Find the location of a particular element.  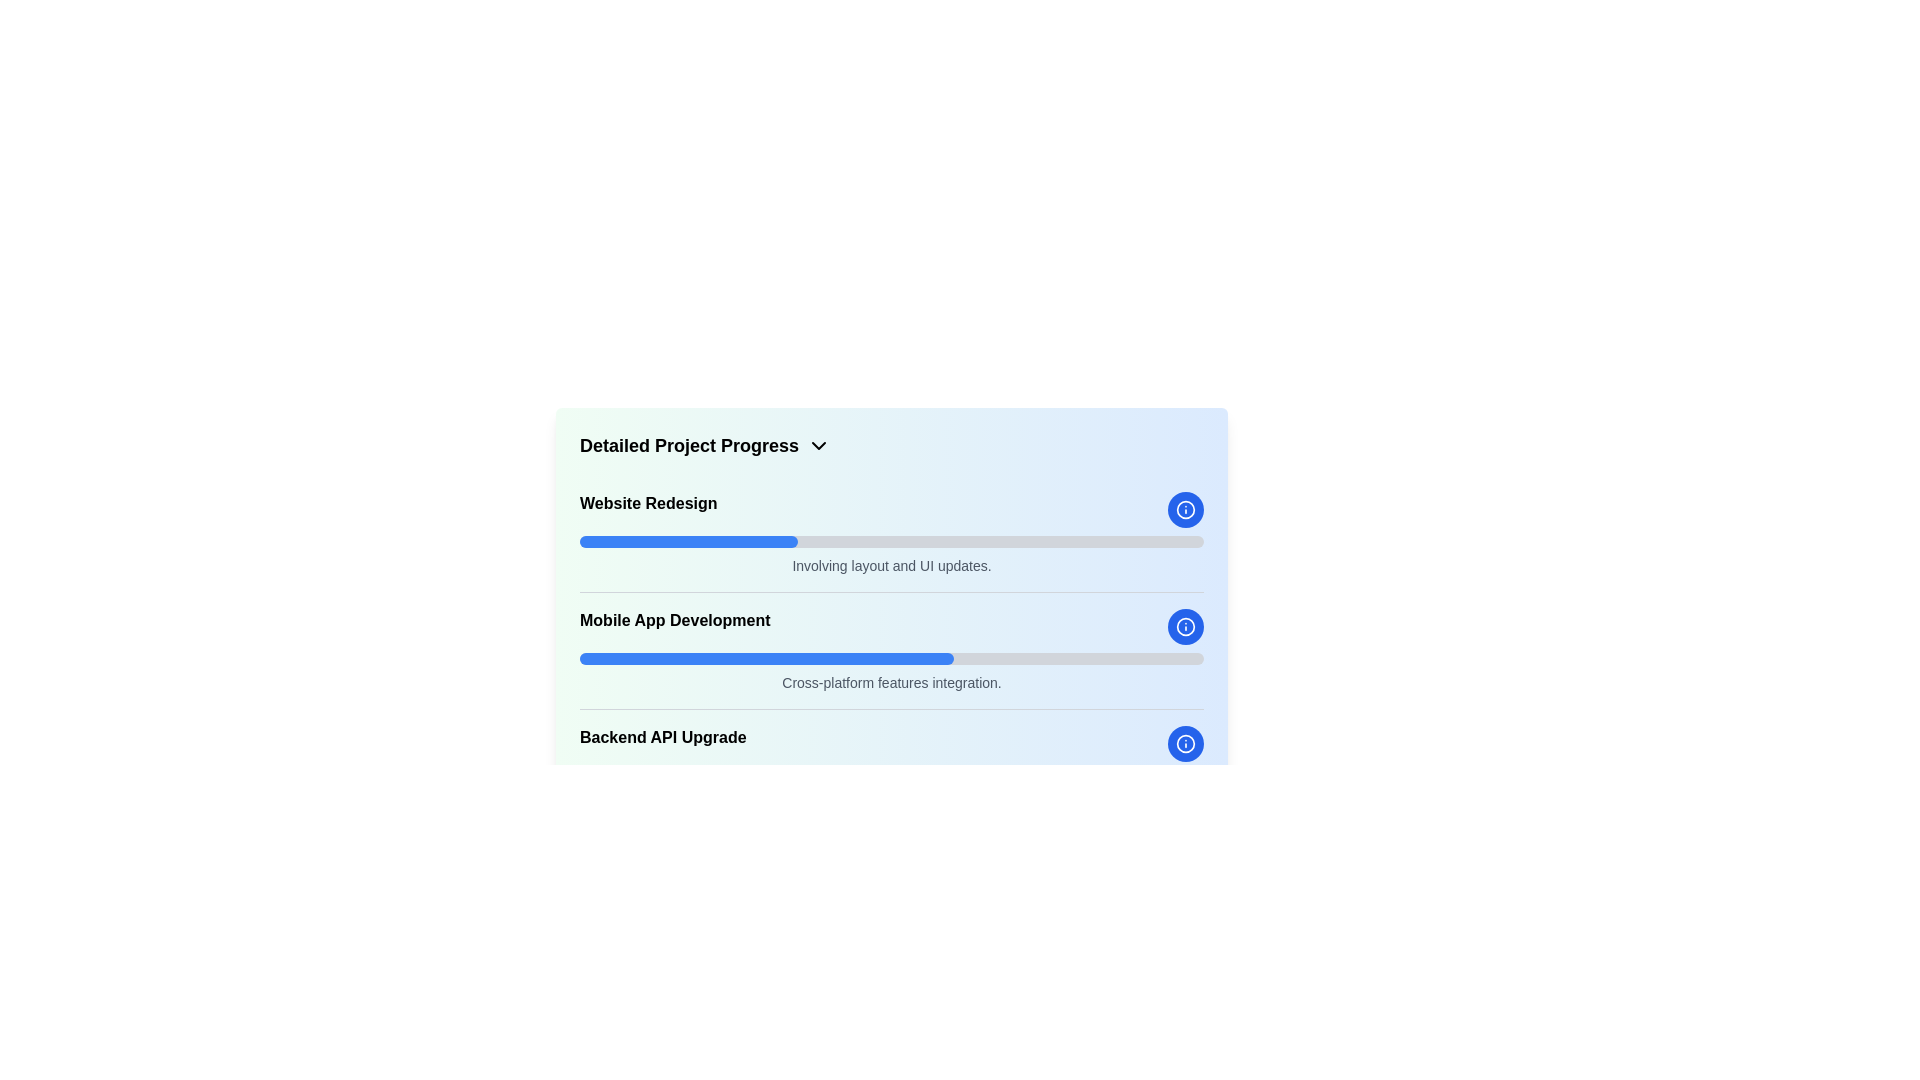

the descriptive text label that serves as a heading for the progress bar, located on the left side of the layout, above the progress bar and next to the info icon is located at coordinates (675, 626).